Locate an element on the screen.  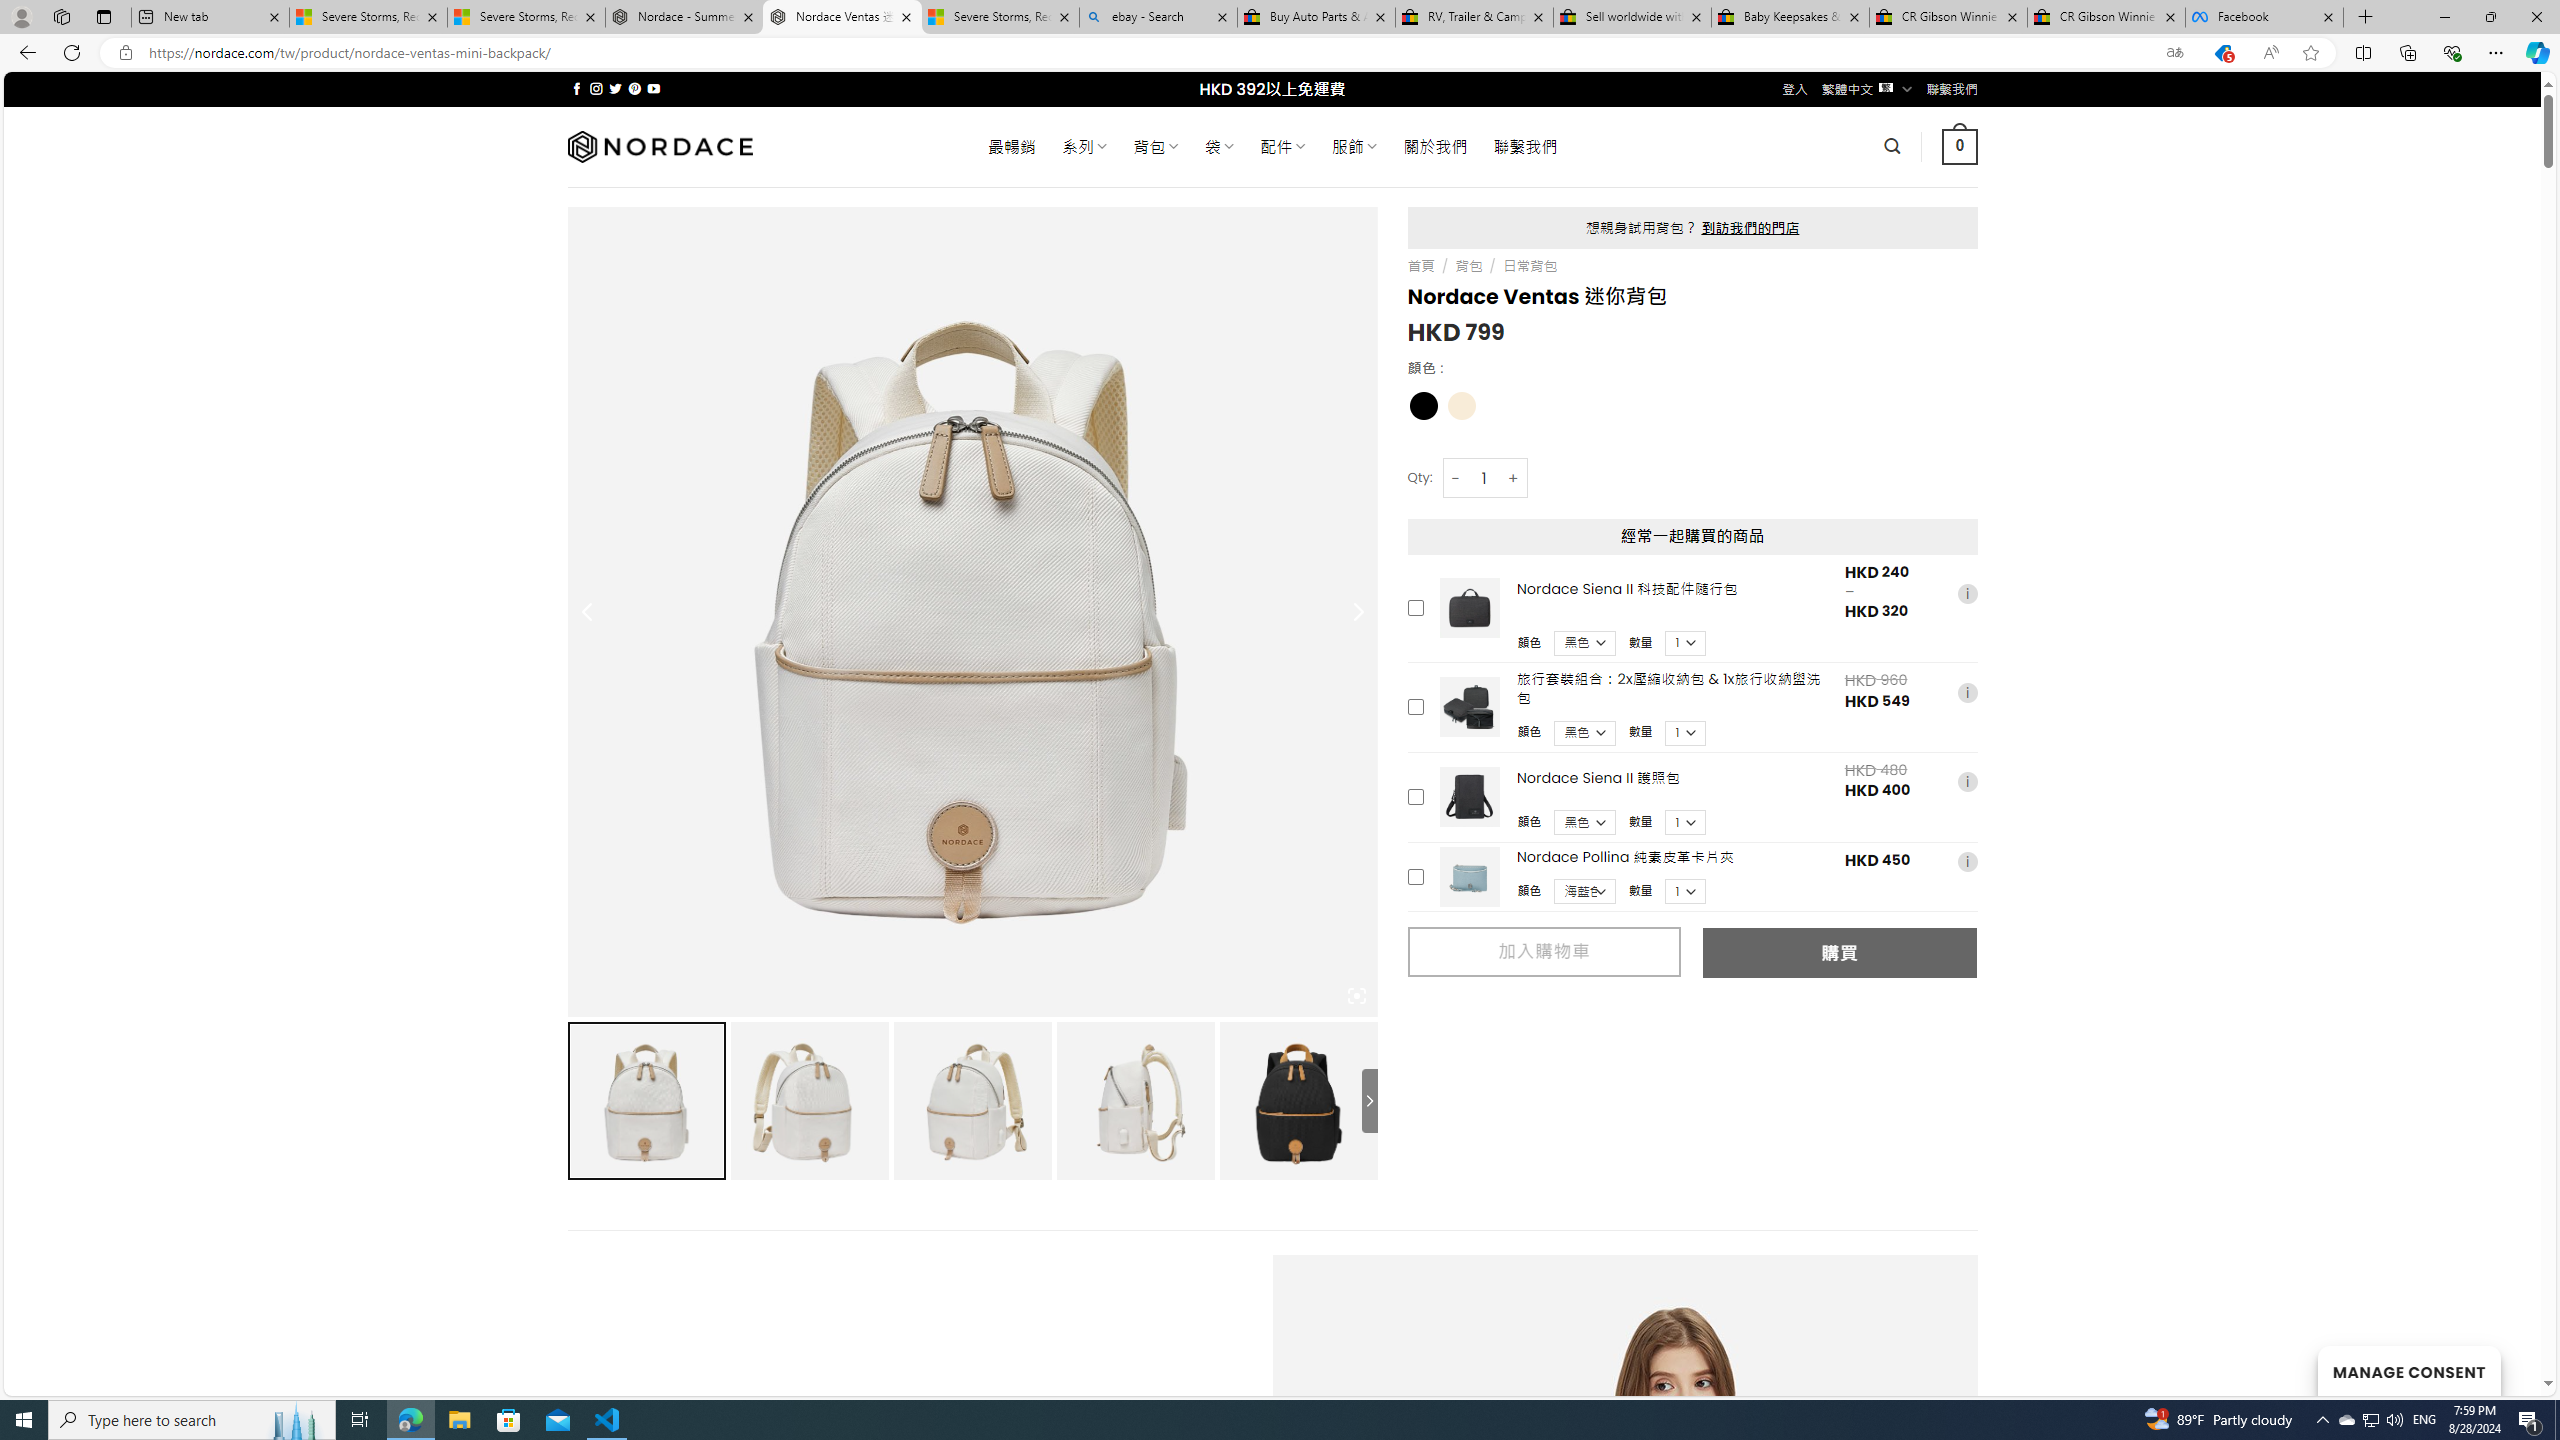
'Follow on YouTube' is located at coordinates (653, 88).